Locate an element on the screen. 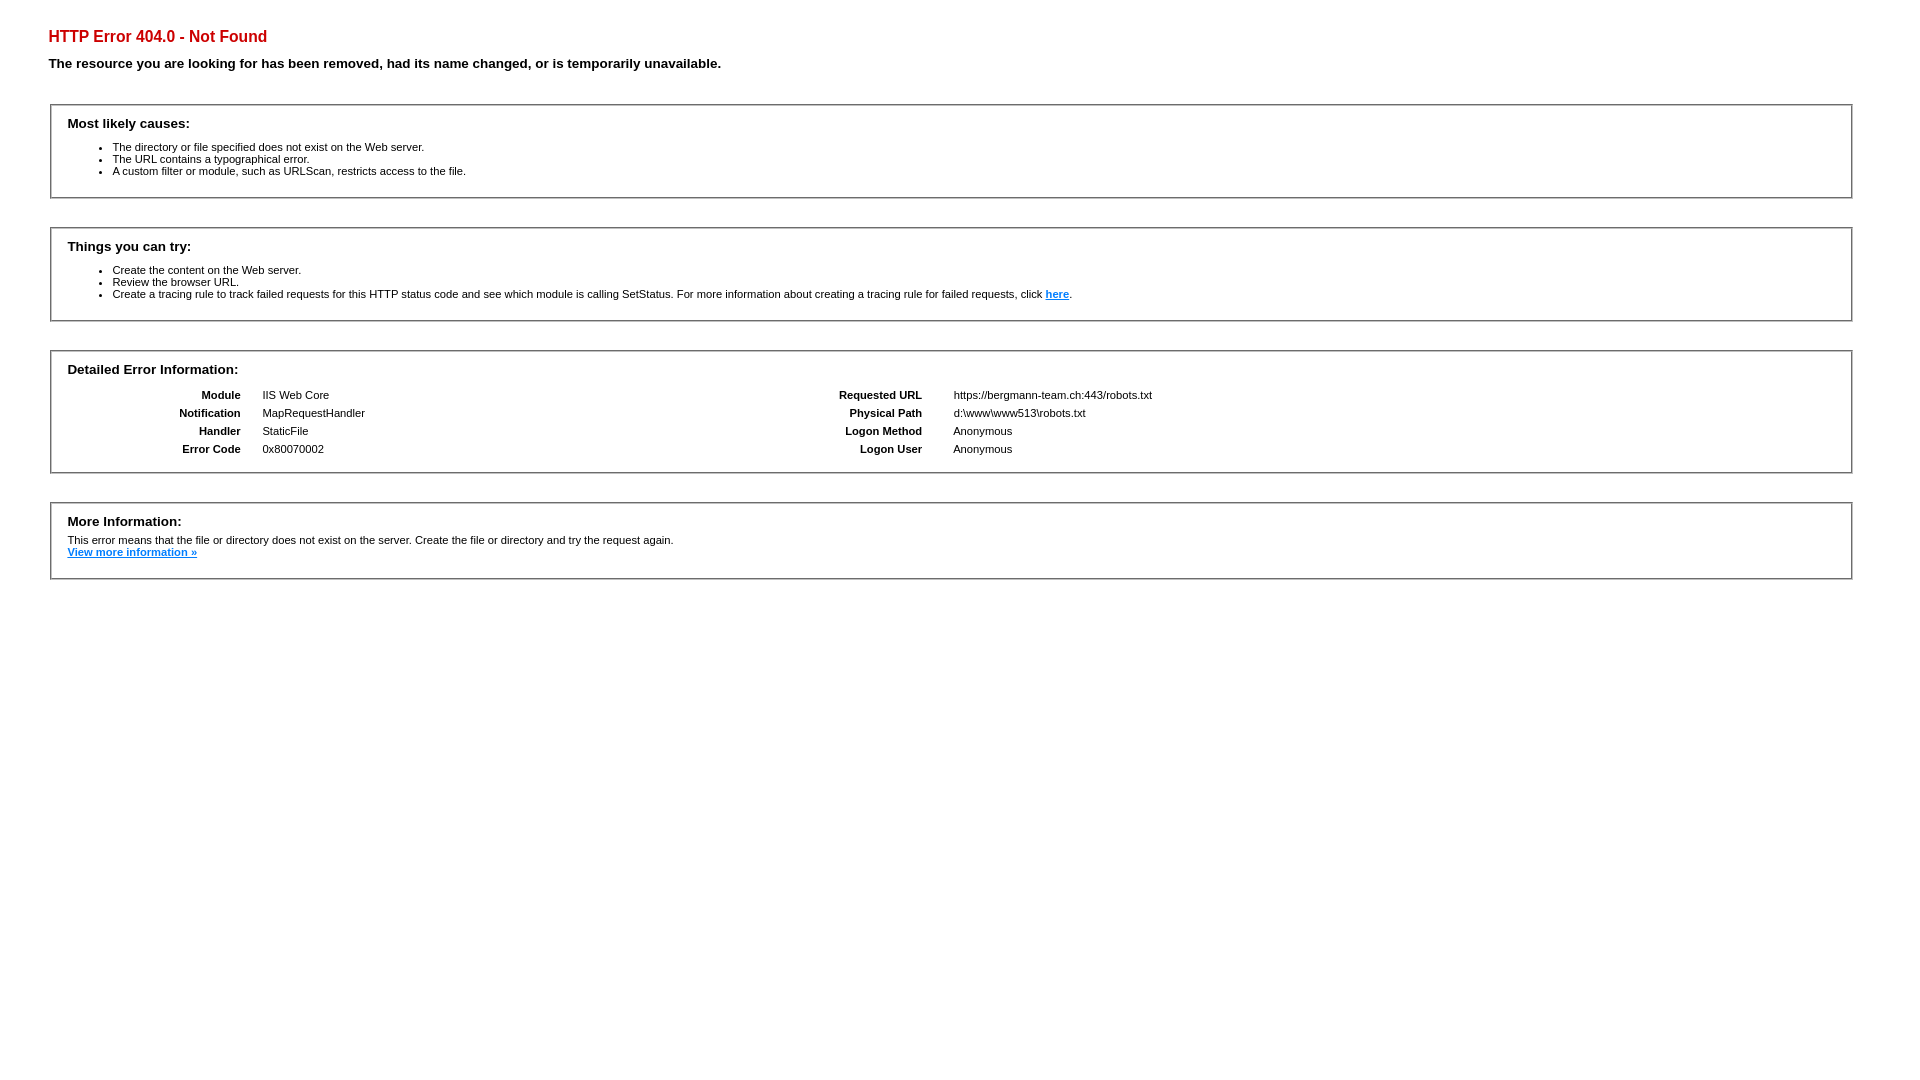 The height and width of the screenshot is (1080, 1920). 'here' is located at coordinates (1056, 293).